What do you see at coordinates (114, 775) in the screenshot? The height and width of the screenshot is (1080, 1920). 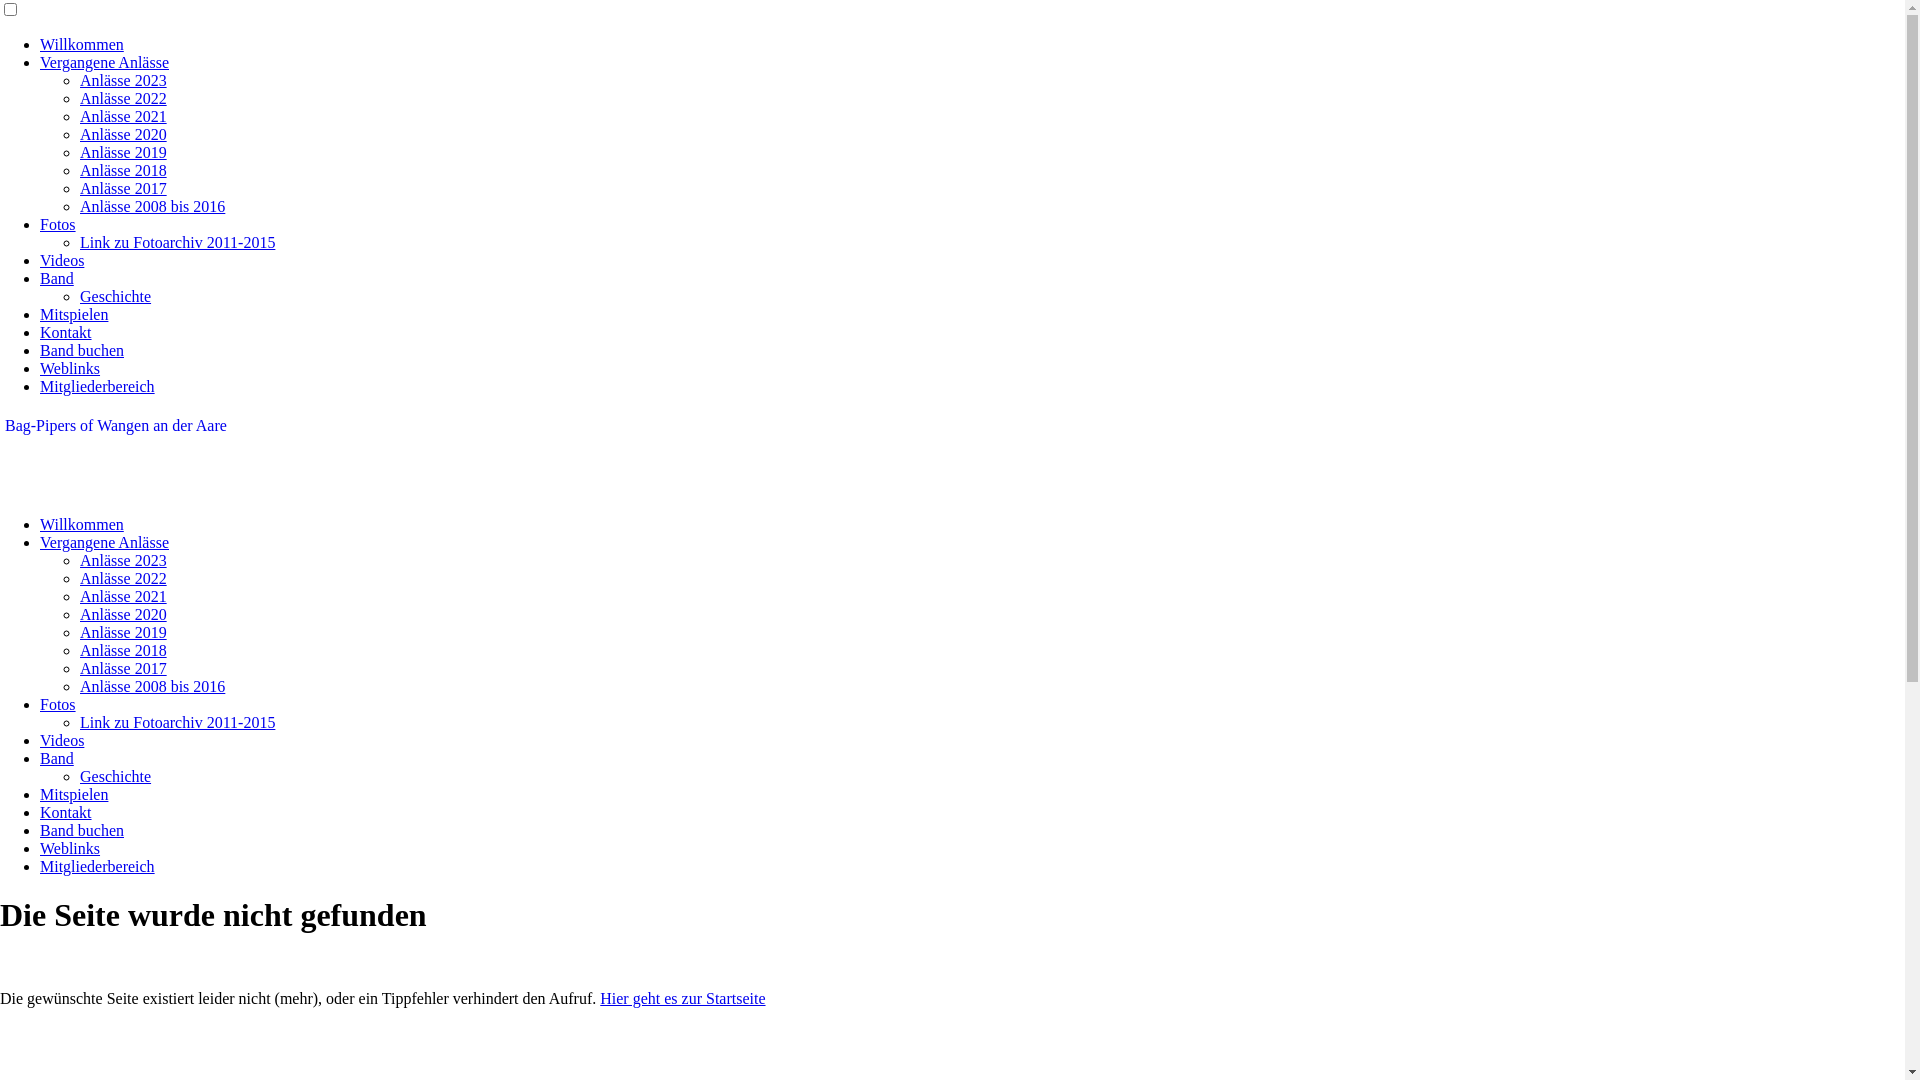 I see `'Geschichte'` at bounding box center [114, 775].